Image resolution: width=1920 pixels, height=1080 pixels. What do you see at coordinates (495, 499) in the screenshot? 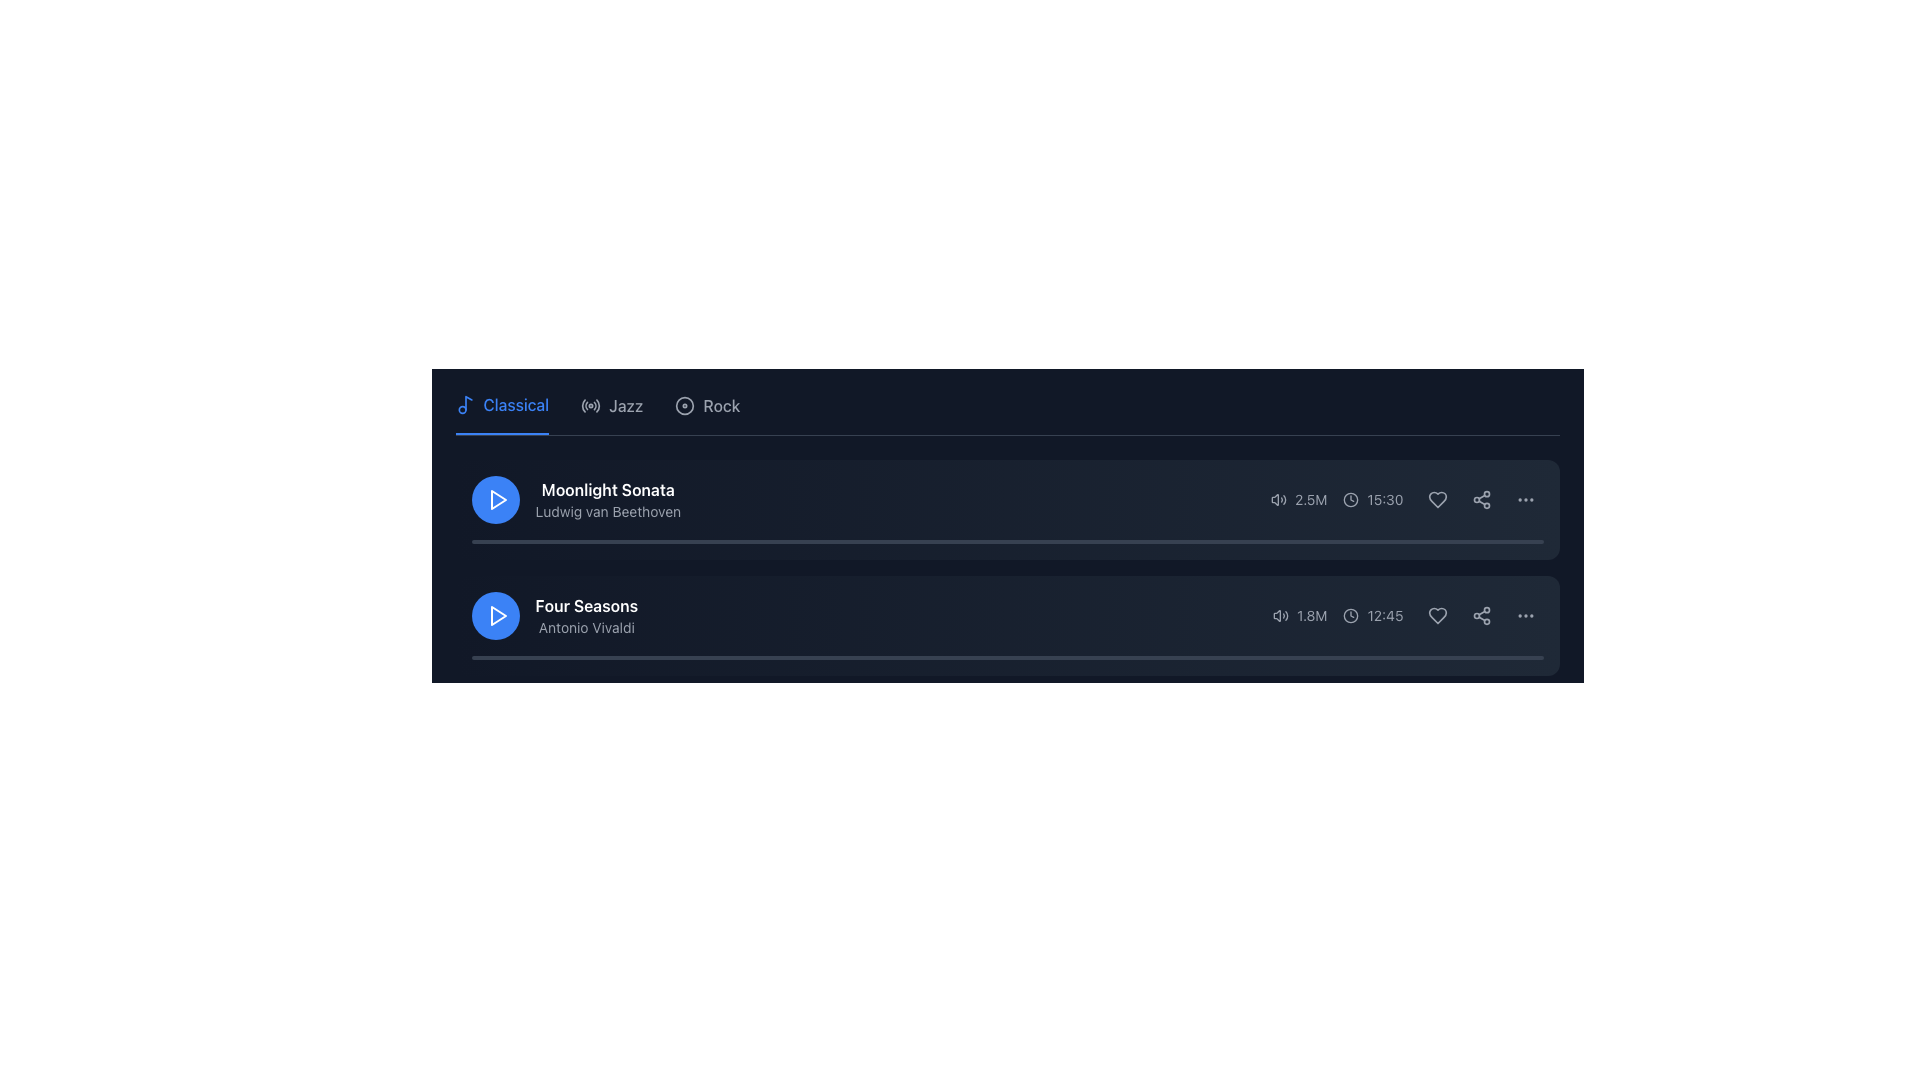
I see `the circular play button with a blue background and white play icon, located on the left side of the 'Moonlight Sonata' track, to prepare for activation` at bounding box center [495, 499].